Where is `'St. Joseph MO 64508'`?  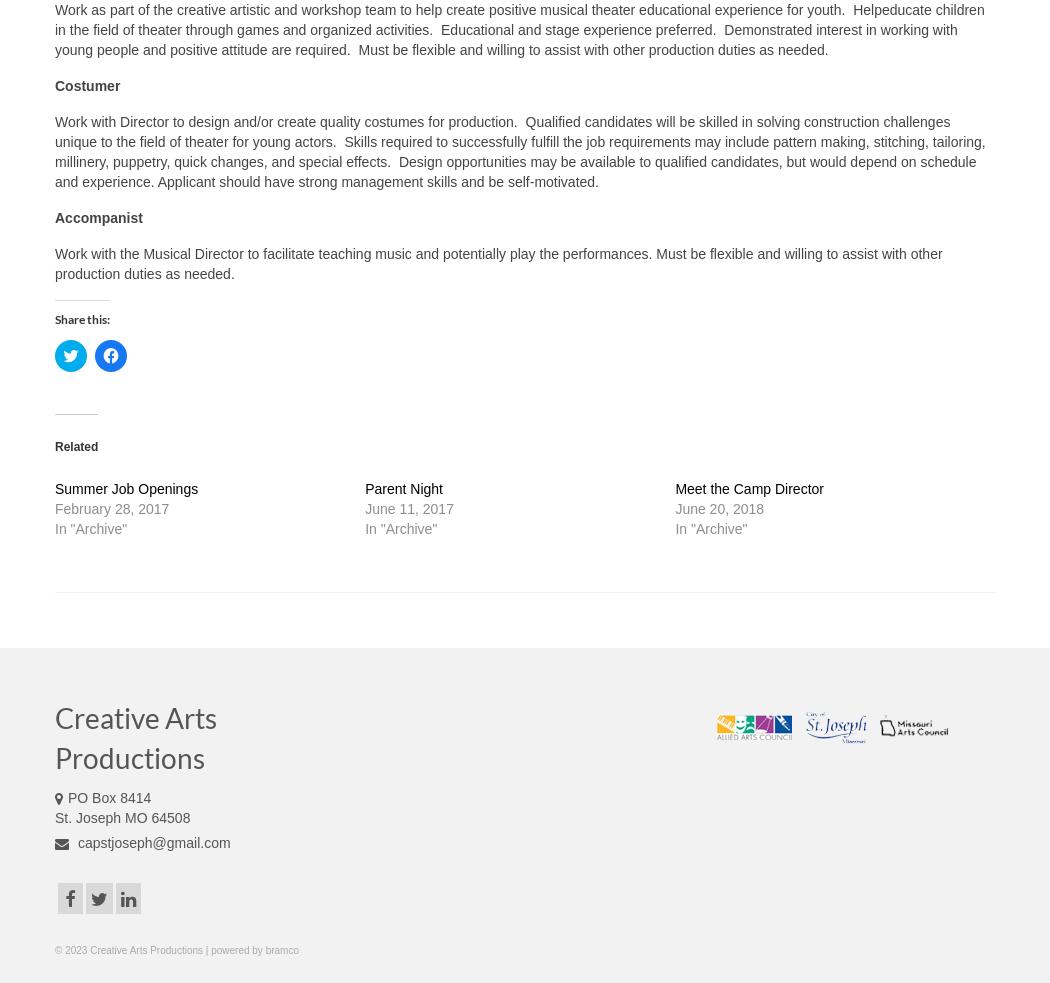
'St. Joseph MO 64508' is located at coordinates (121, 815).